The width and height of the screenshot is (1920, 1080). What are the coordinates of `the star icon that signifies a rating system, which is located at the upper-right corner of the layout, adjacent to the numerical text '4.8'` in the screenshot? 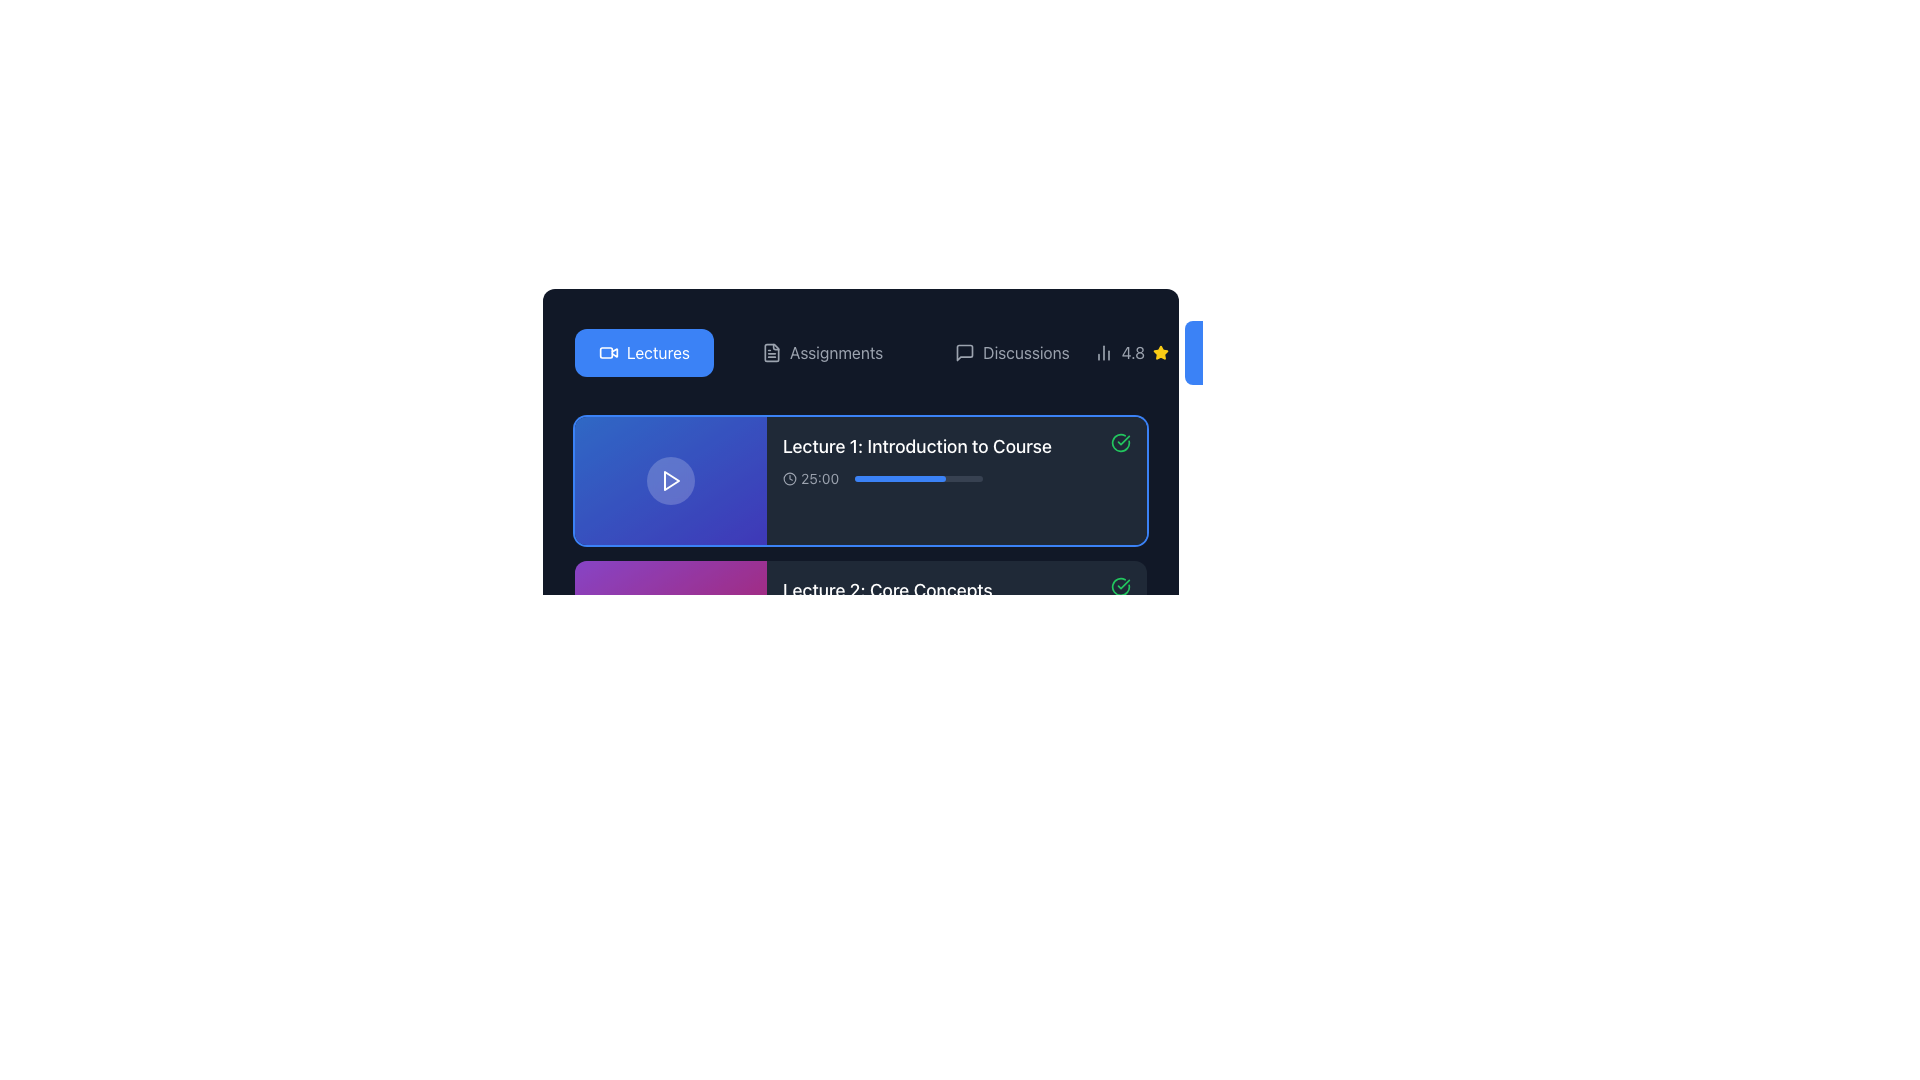 It's located at (1161, 352).